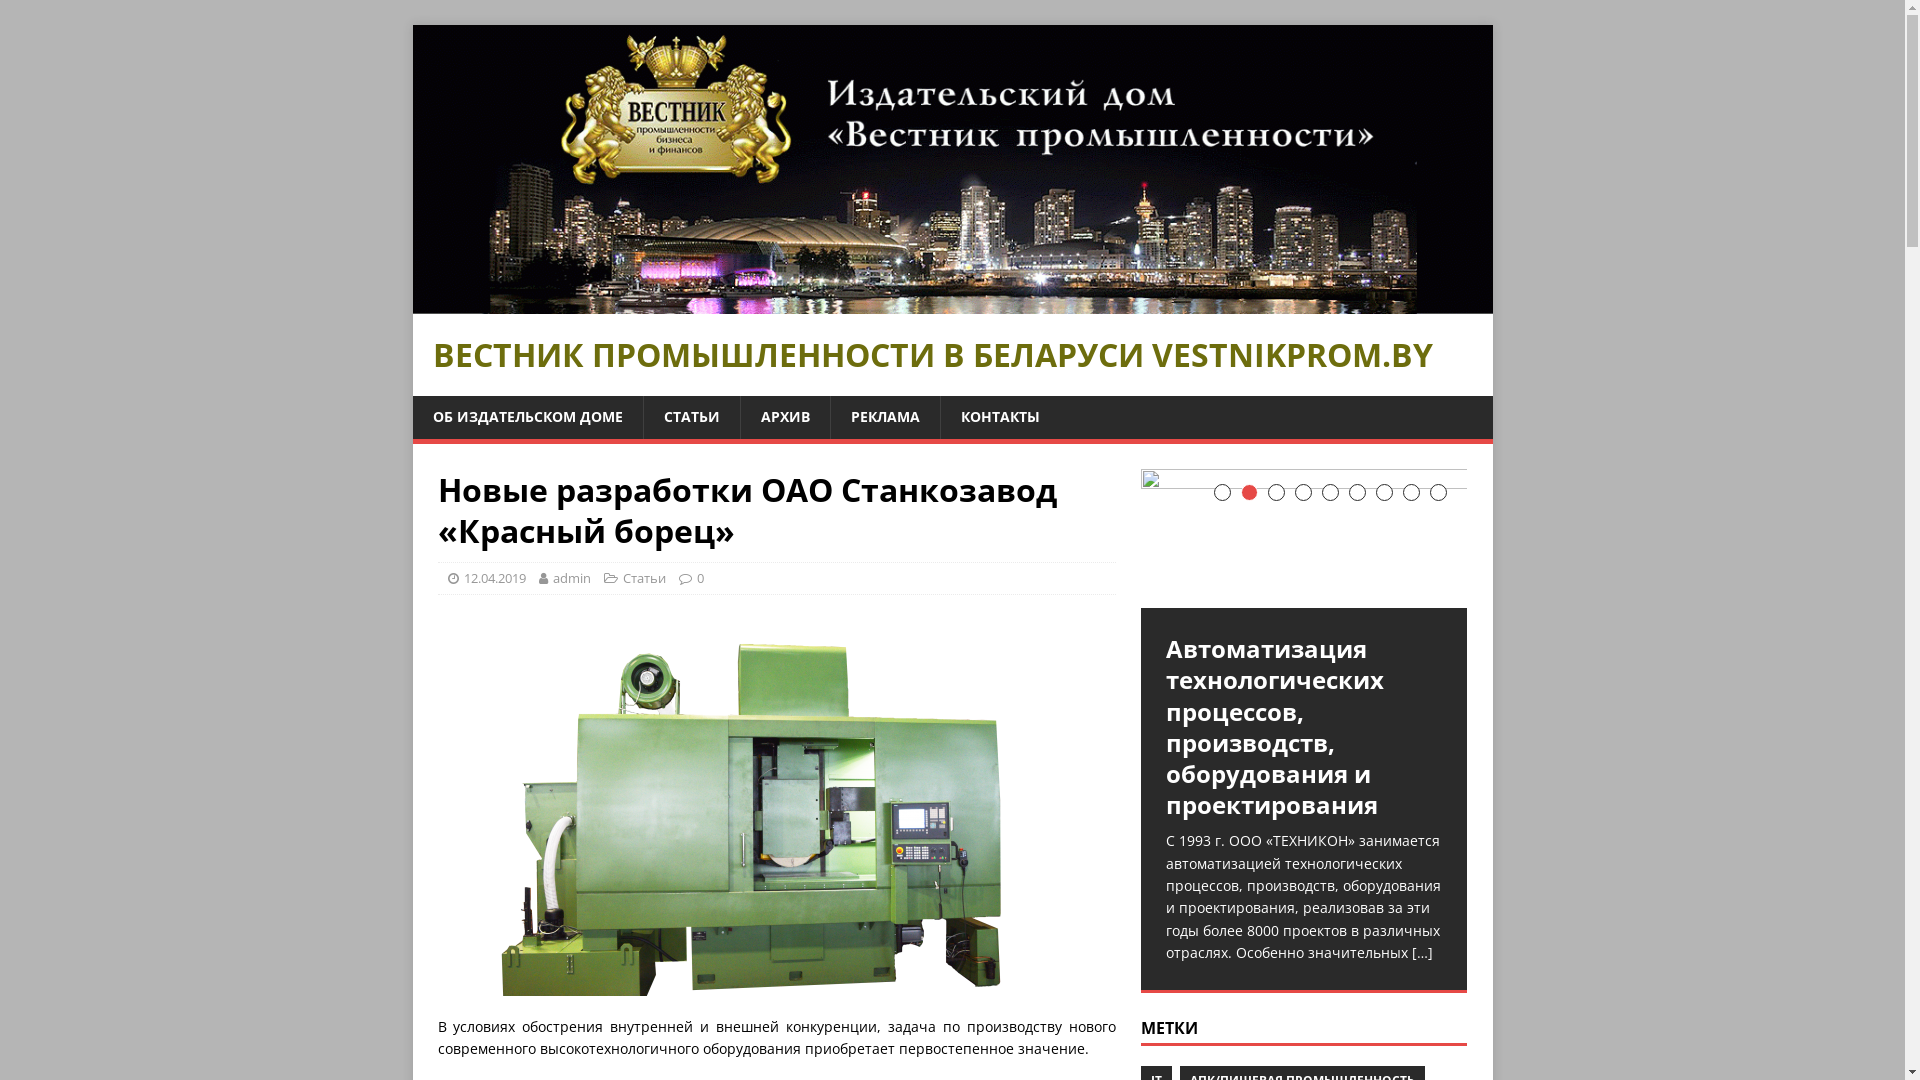 Image resolution: width=1920 pixels, height=1080 pixels. What do you see at coordinates (1383, 492) in the screenshot?
I see `'7'` at bounding box center [1383, 492].